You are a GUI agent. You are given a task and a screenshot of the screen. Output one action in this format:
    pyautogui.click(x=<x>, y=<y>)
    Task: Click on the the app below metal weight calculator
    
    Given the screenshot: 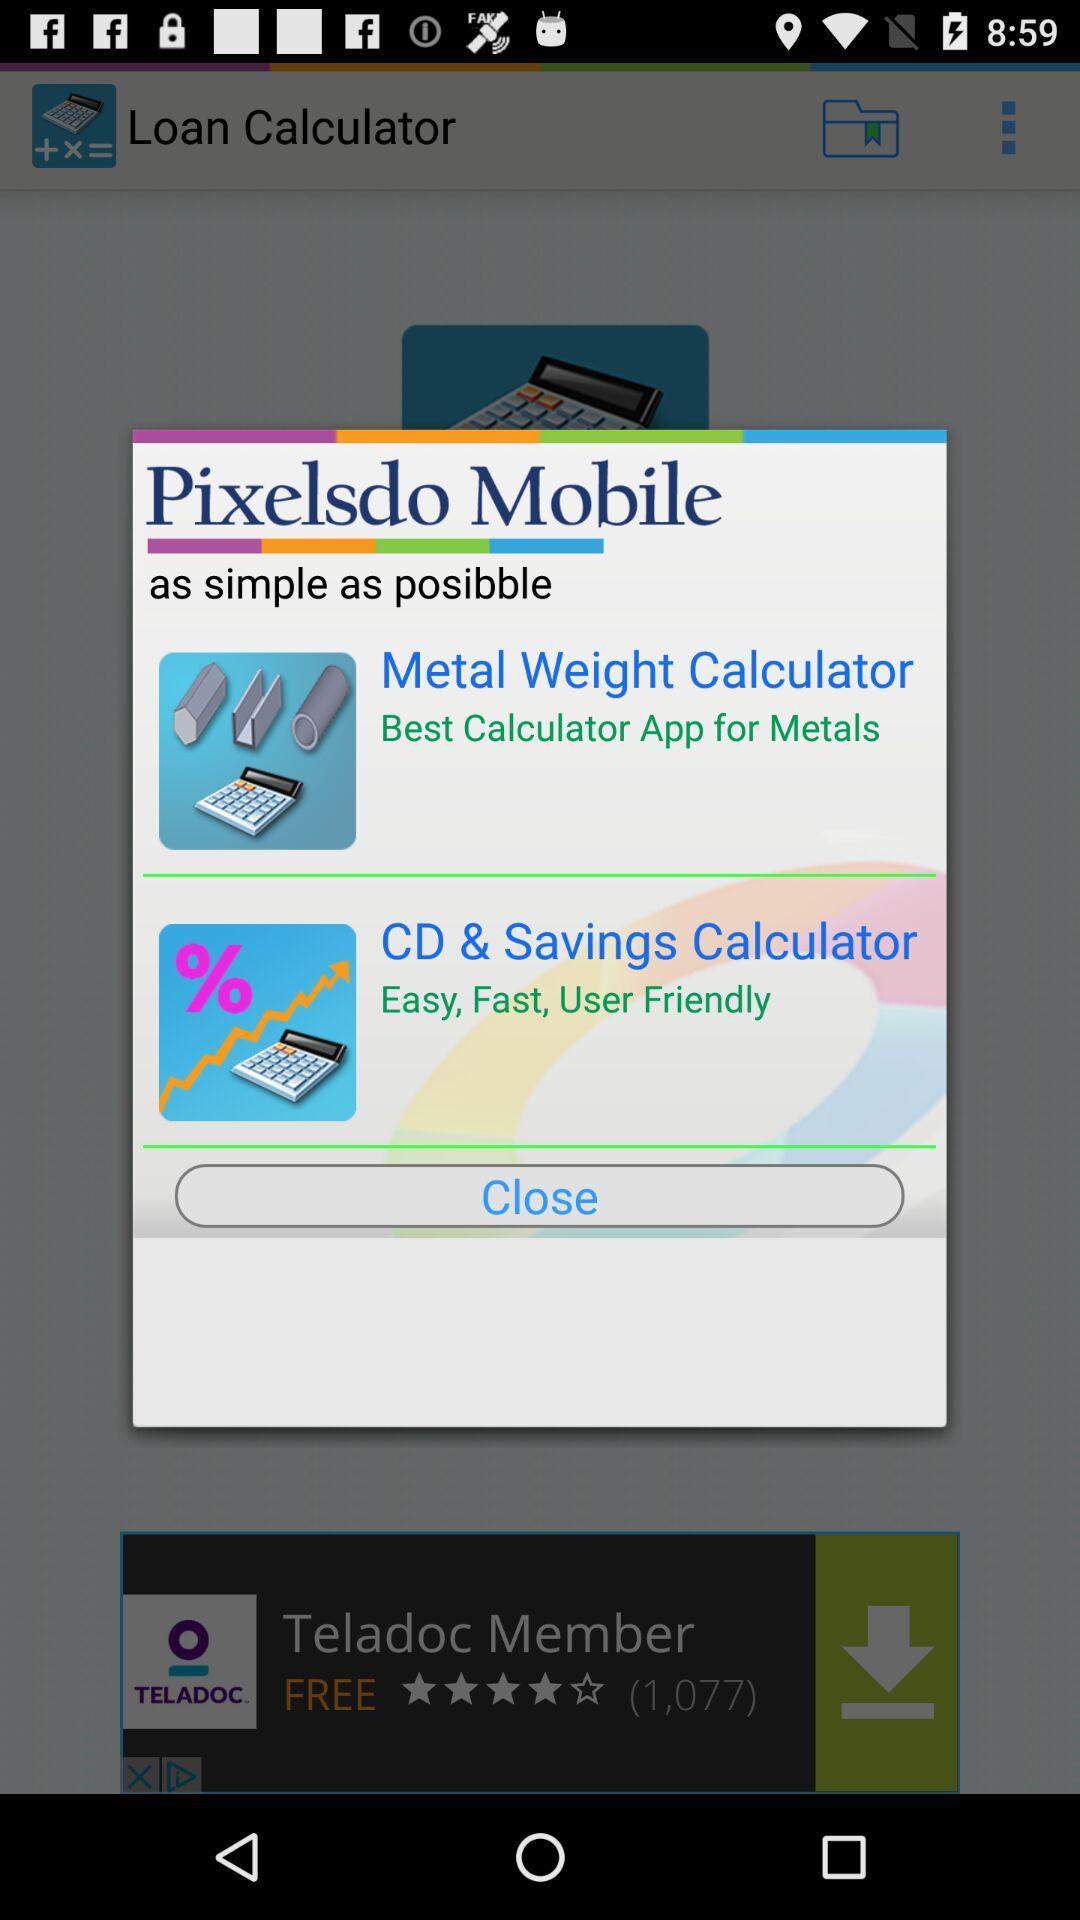 What is the action you would take?
    pyautogui.click(x=630, y=725)
    